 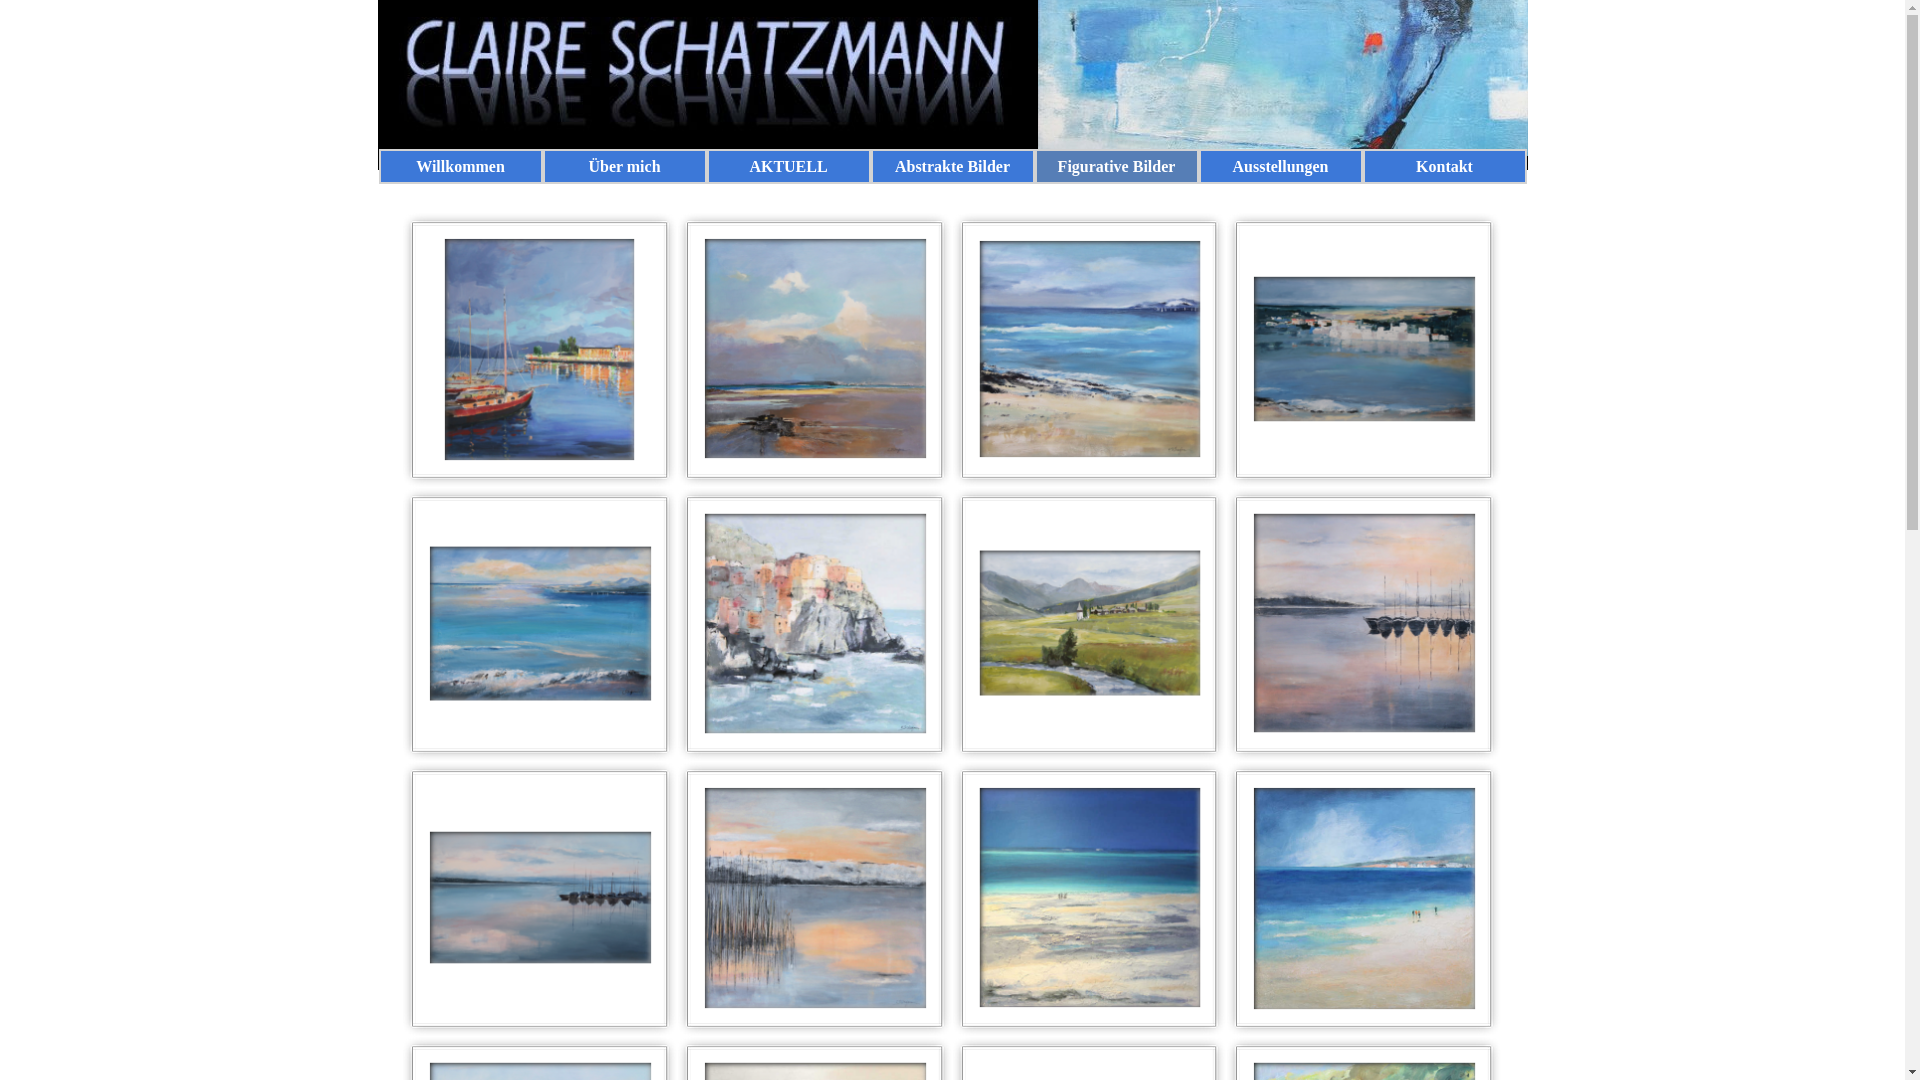 What do you see at coordinates (385, 165) in the screenshot?
I see `'Willkommen'` at bounding box center [385, 165].